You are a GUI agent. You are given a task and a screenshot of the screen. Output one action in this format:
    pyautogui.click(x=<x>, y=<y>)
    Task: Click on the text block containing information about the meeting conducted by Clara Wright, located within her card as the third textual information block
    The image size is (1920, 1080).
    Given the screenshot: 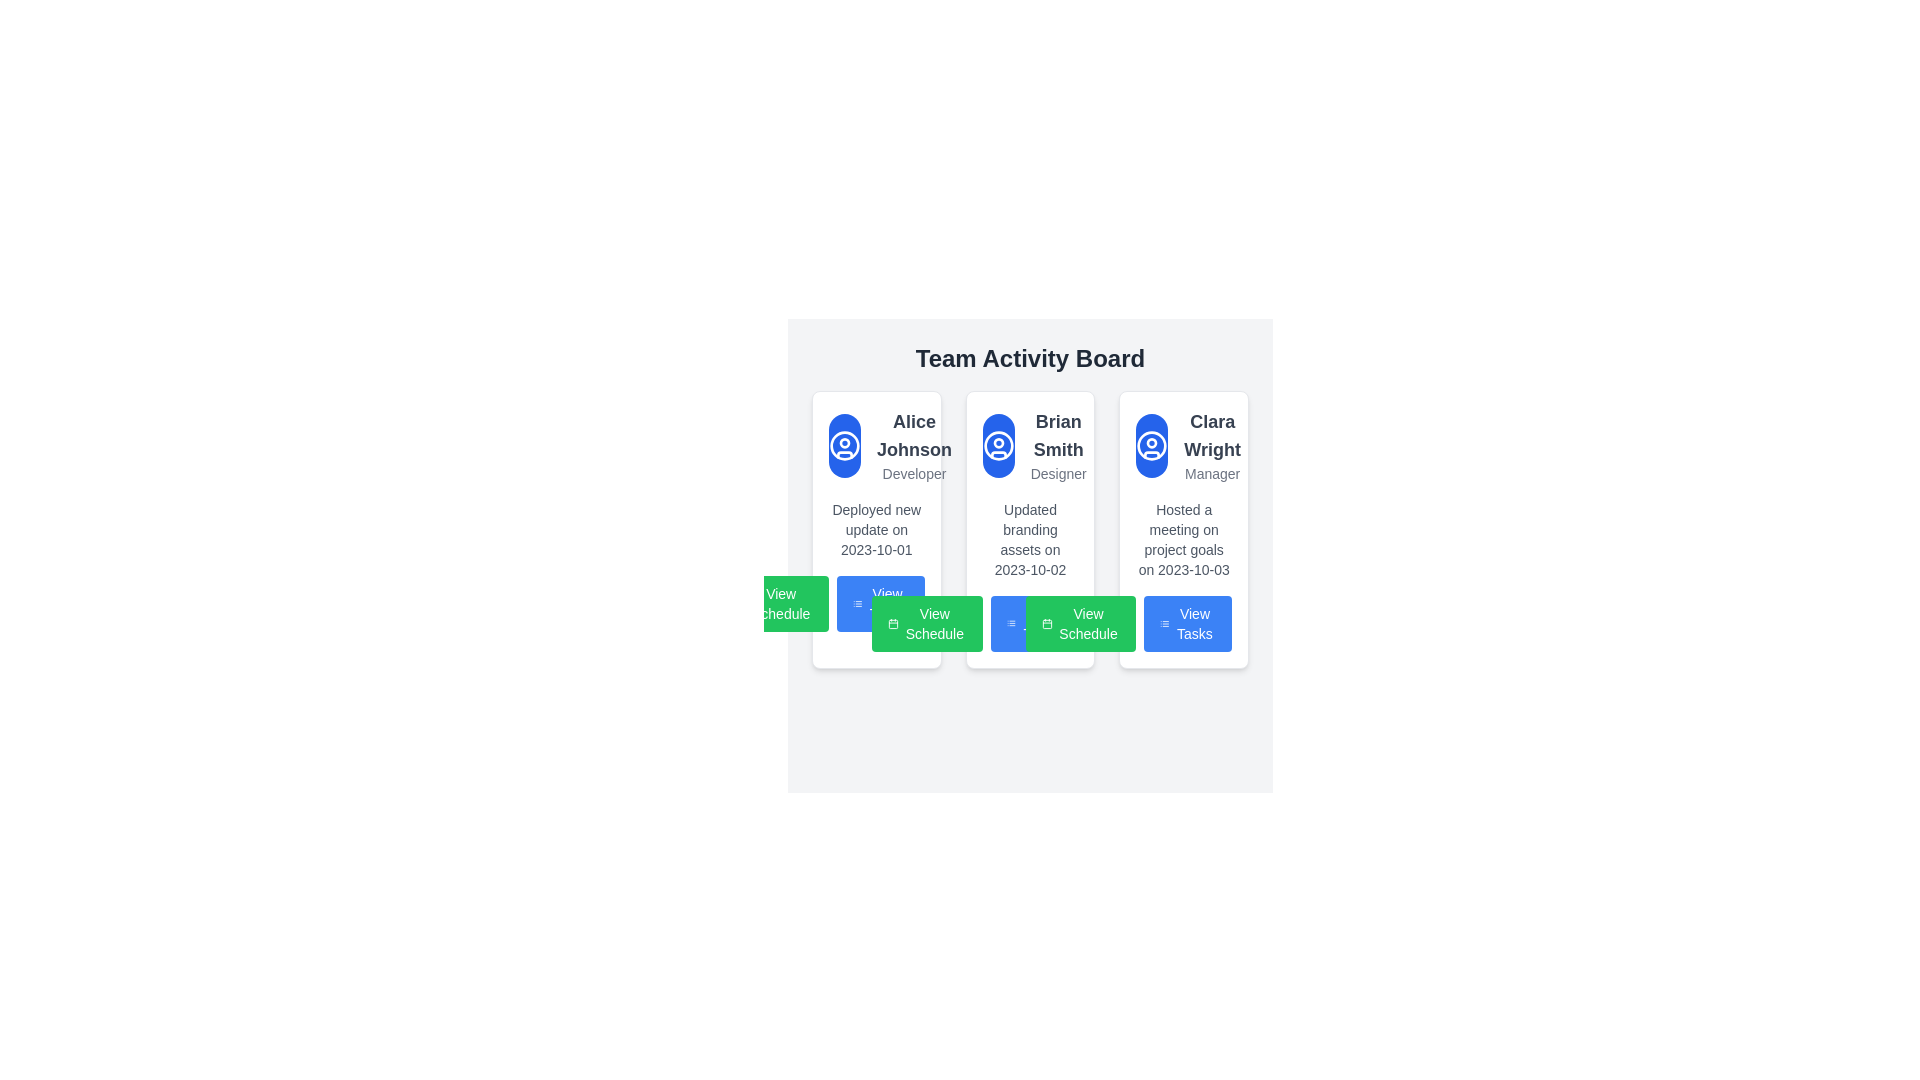 What is the action you would take?
    pyautogui.click(x=1184, y=540)
    